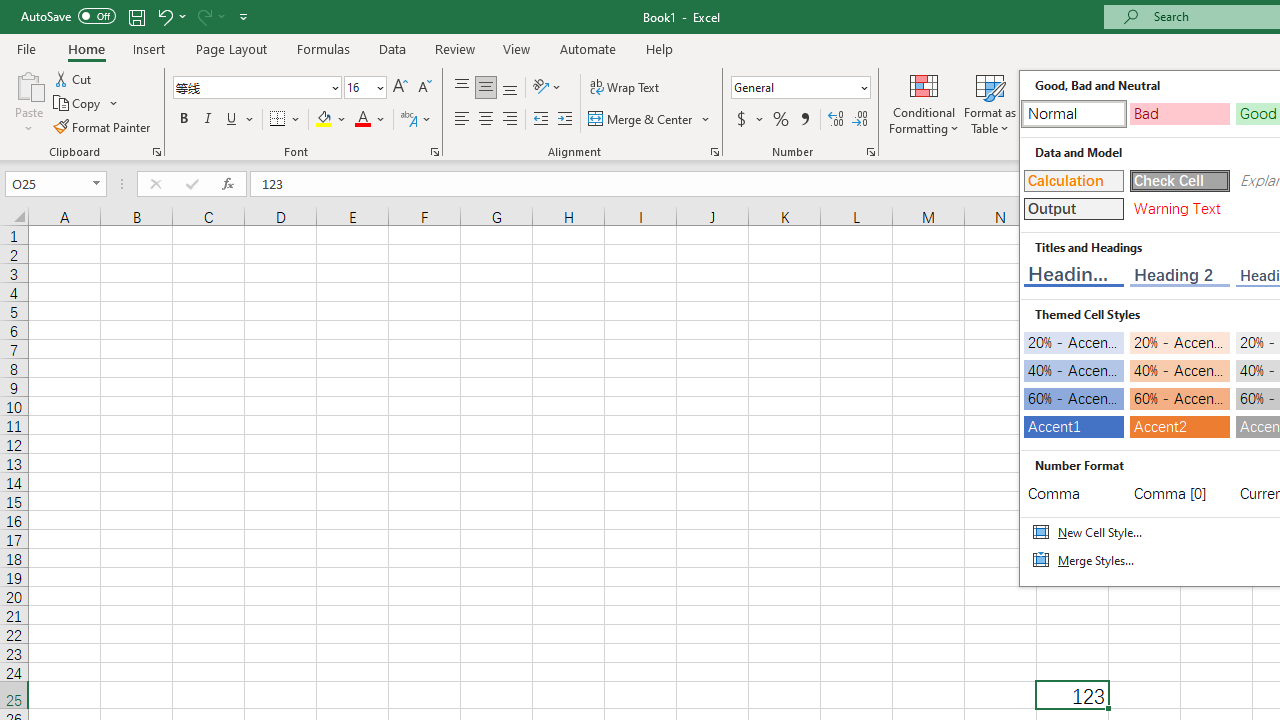 The width and height of the screenshot is (1280, 720). I want to click on 'Underline', so click(232, 119).